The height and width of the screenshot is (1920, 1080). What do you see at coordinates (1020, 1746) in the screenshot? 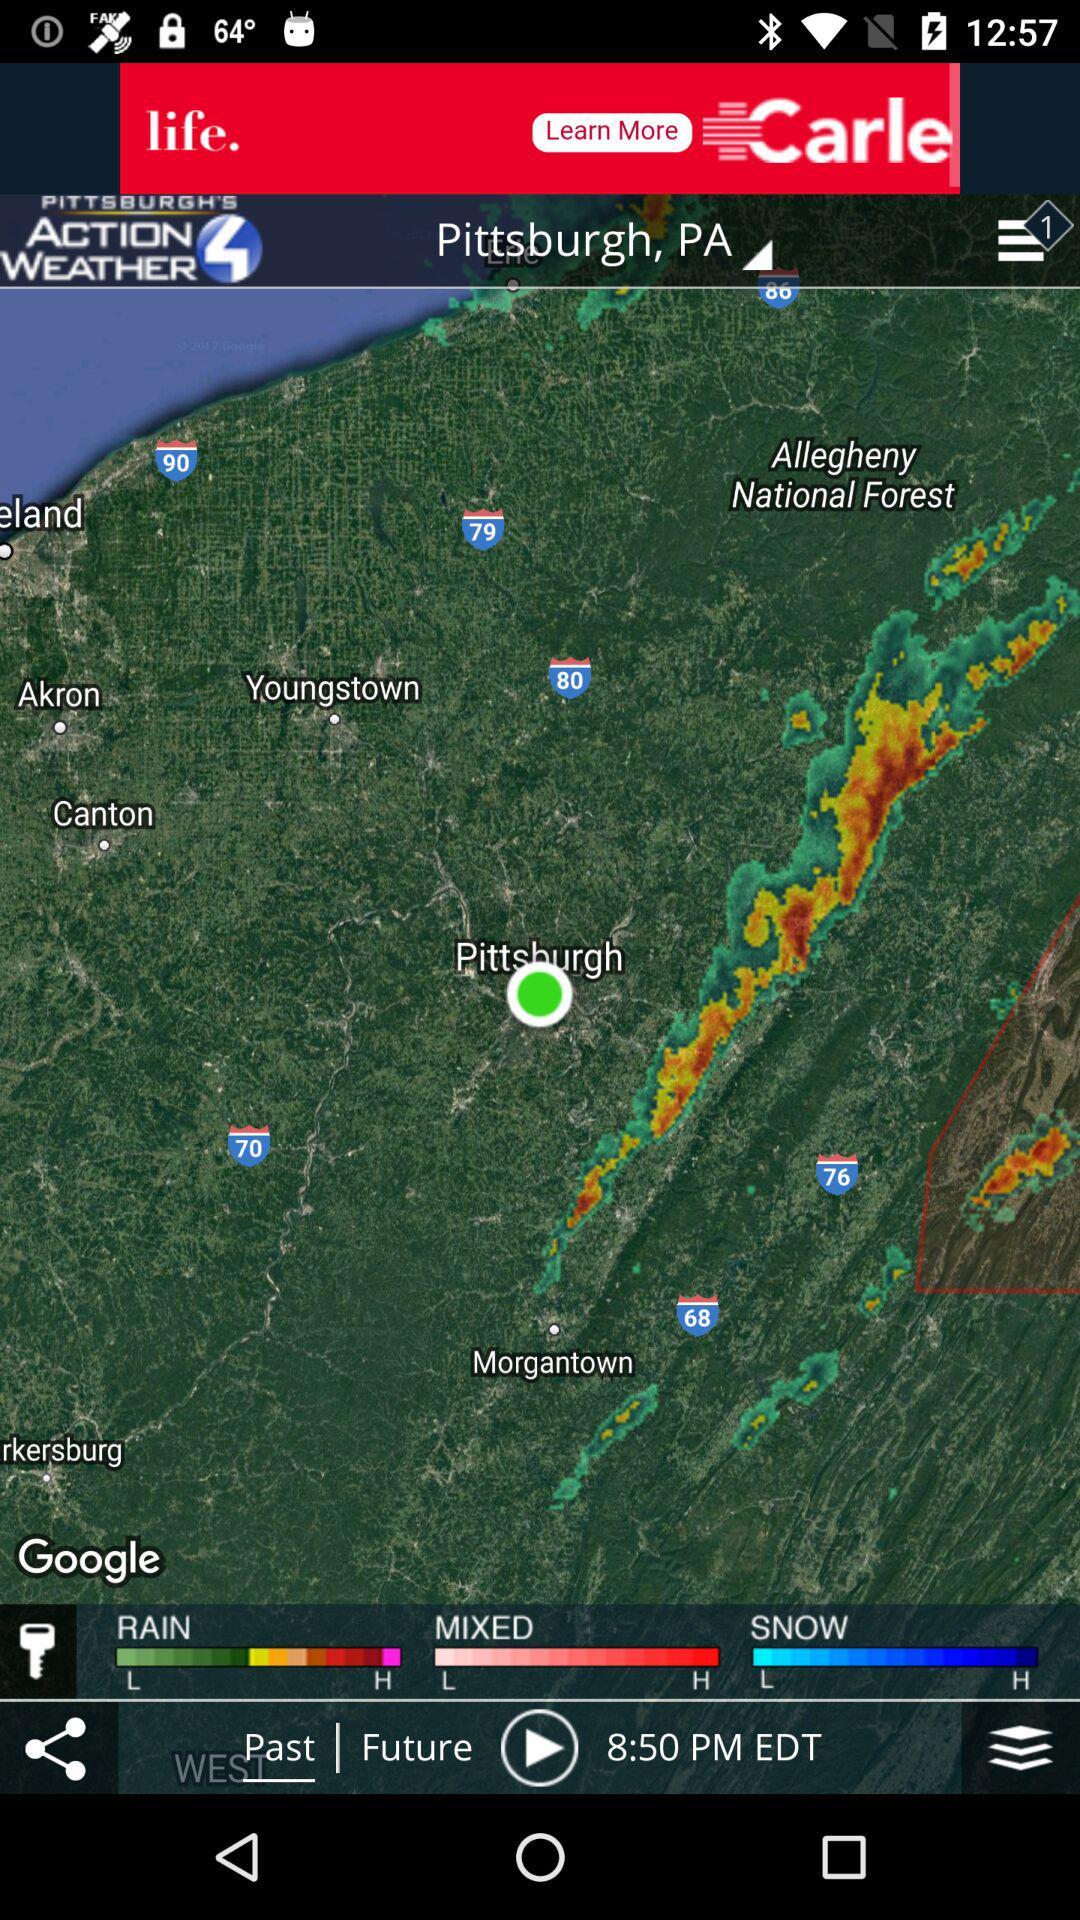
I see `storage` at bounding box center [1020, 1746].